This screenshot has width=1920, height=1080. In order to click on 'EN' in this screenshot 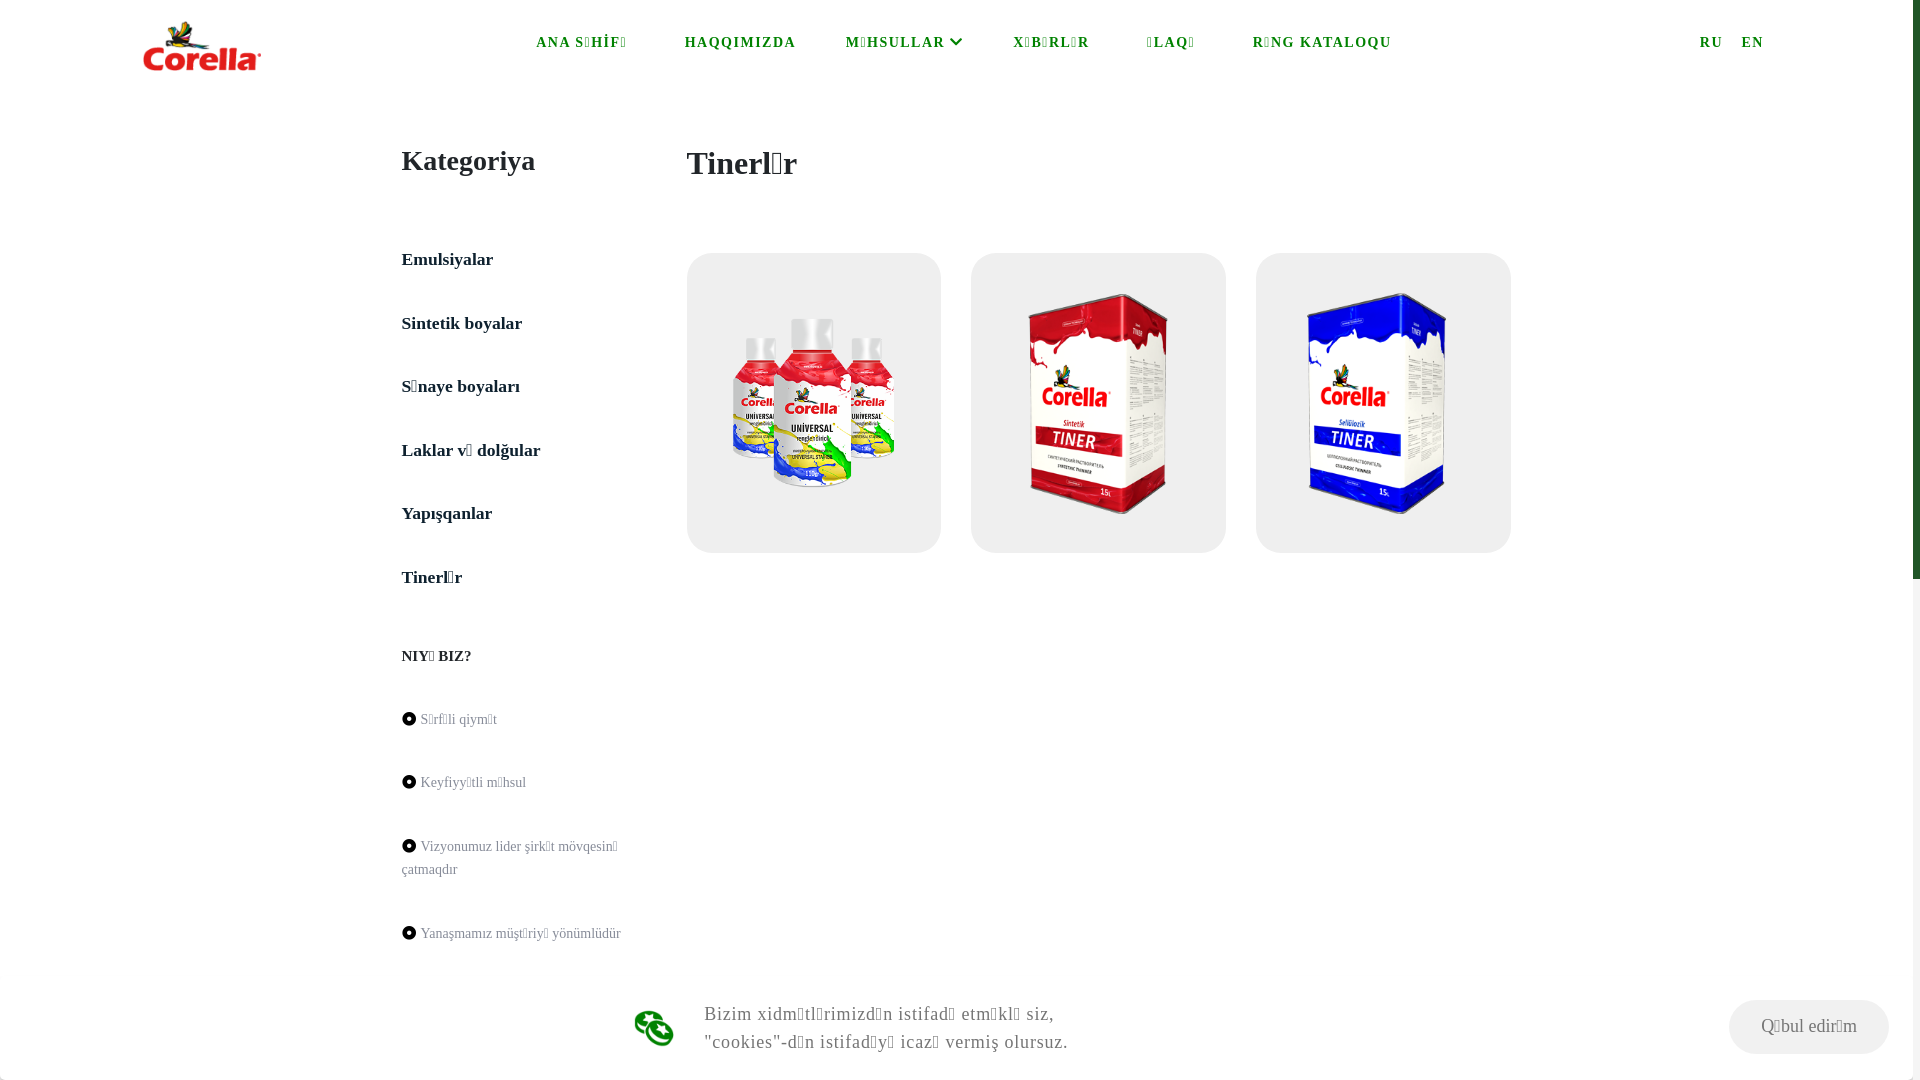, I will do `click(1751, 43)`.